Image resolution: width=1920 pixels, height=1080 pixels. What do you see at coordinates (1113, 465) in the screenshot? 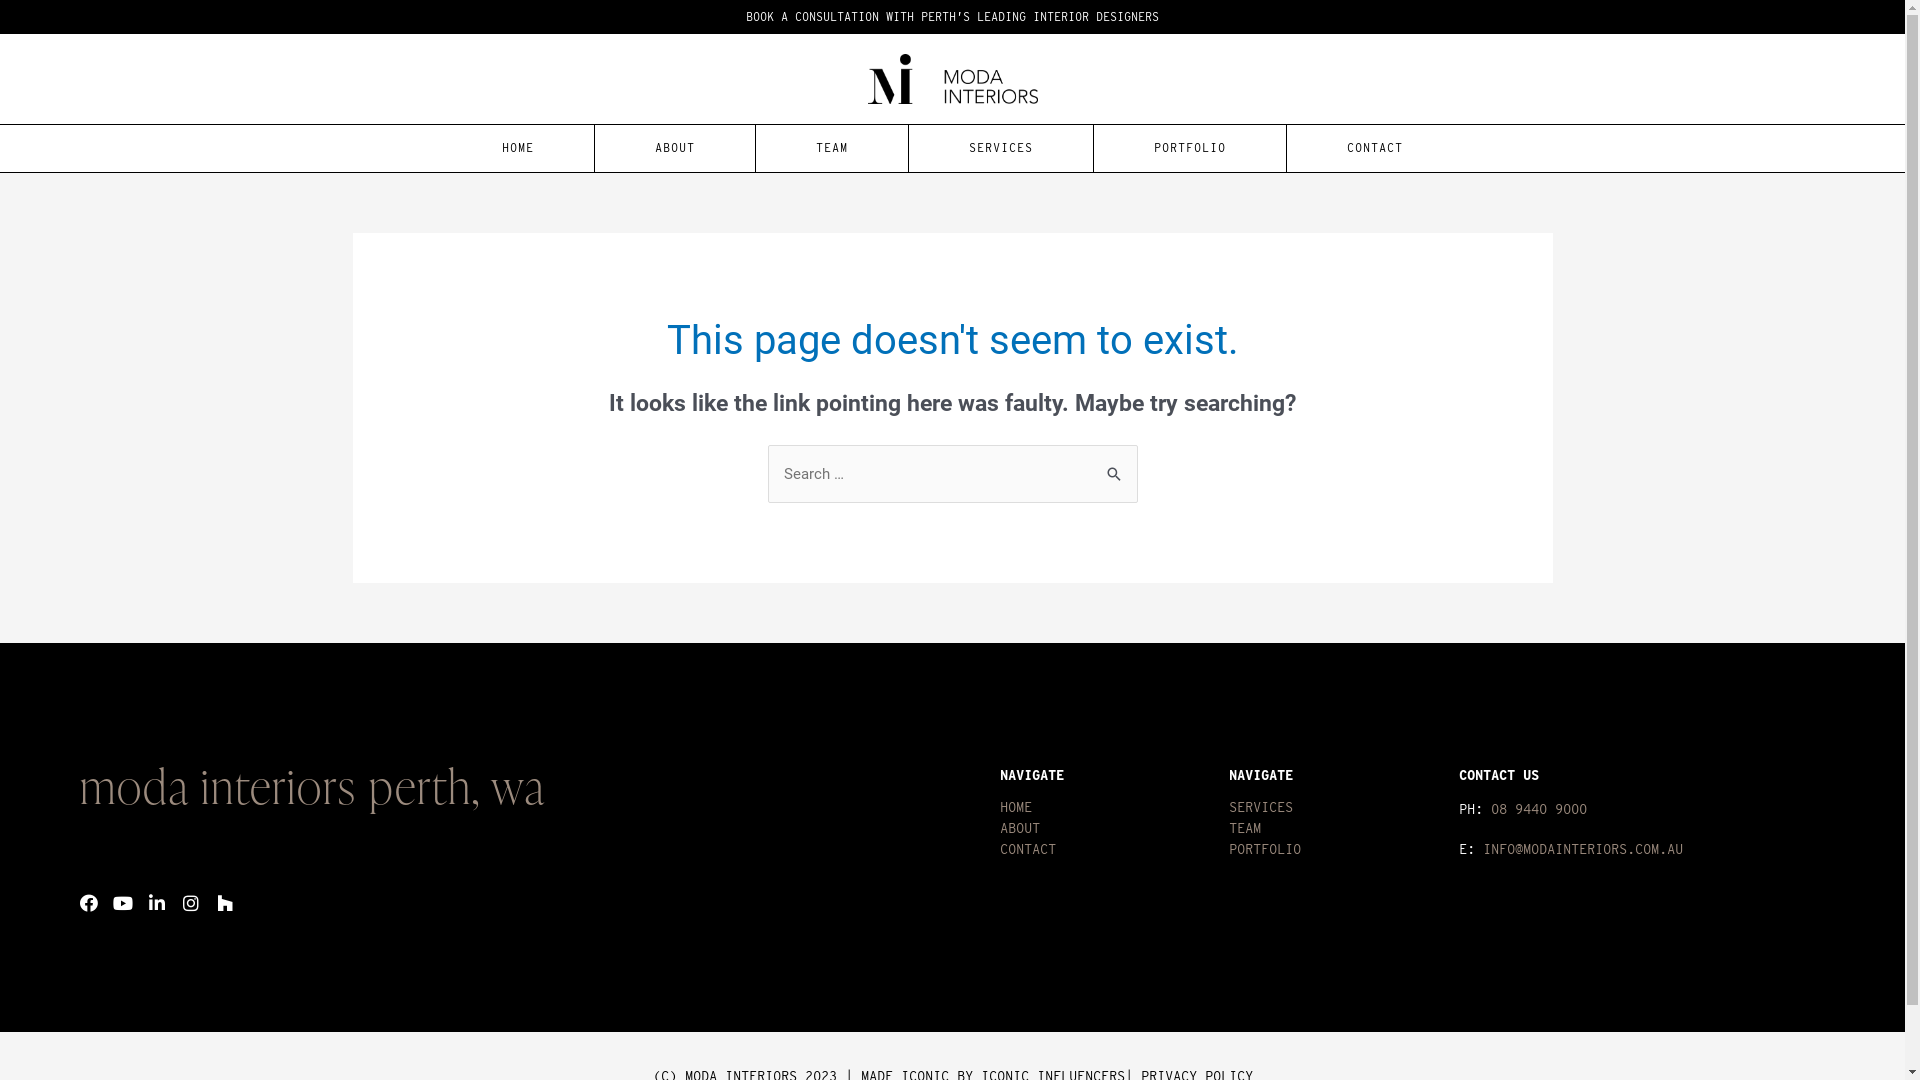
I see `'Search'` at bounding box center [1113, 465].